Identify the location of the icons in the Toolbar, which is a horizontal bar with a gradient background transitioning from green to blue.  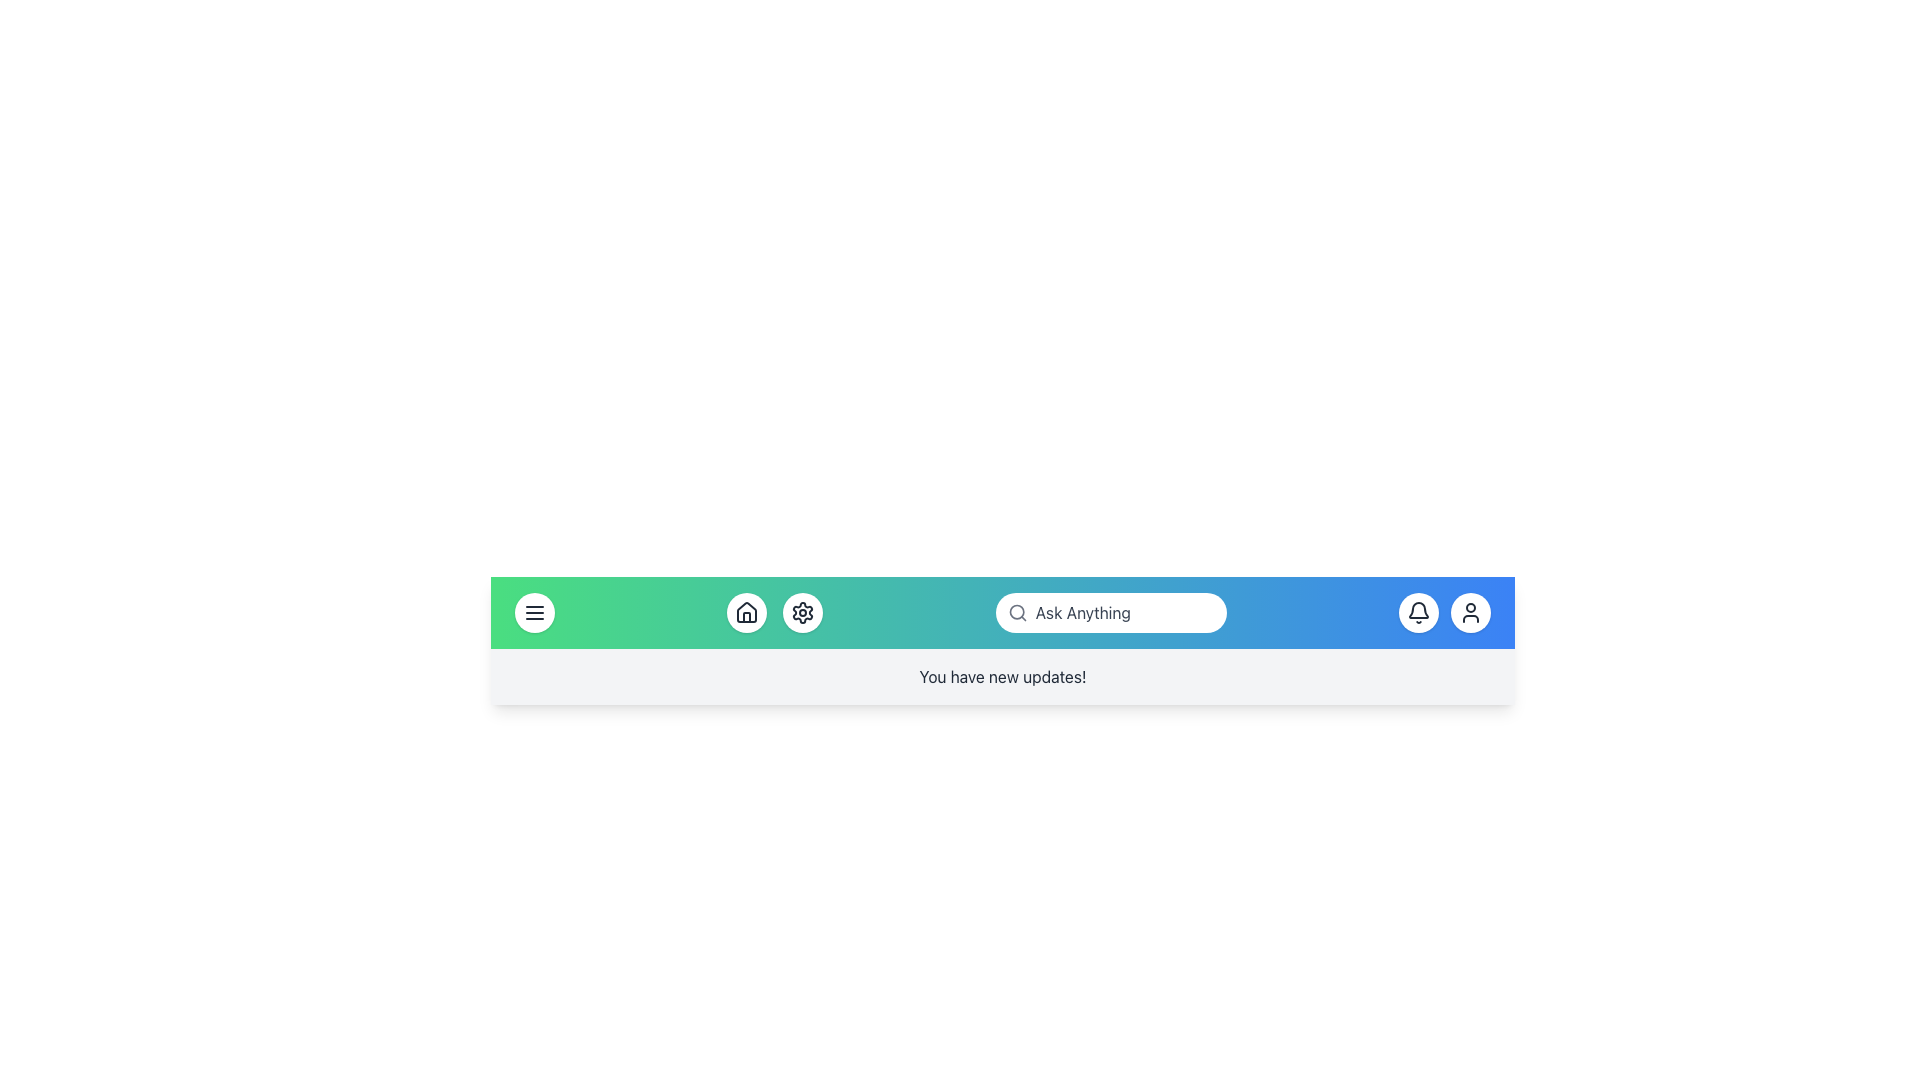
(1003, 612).